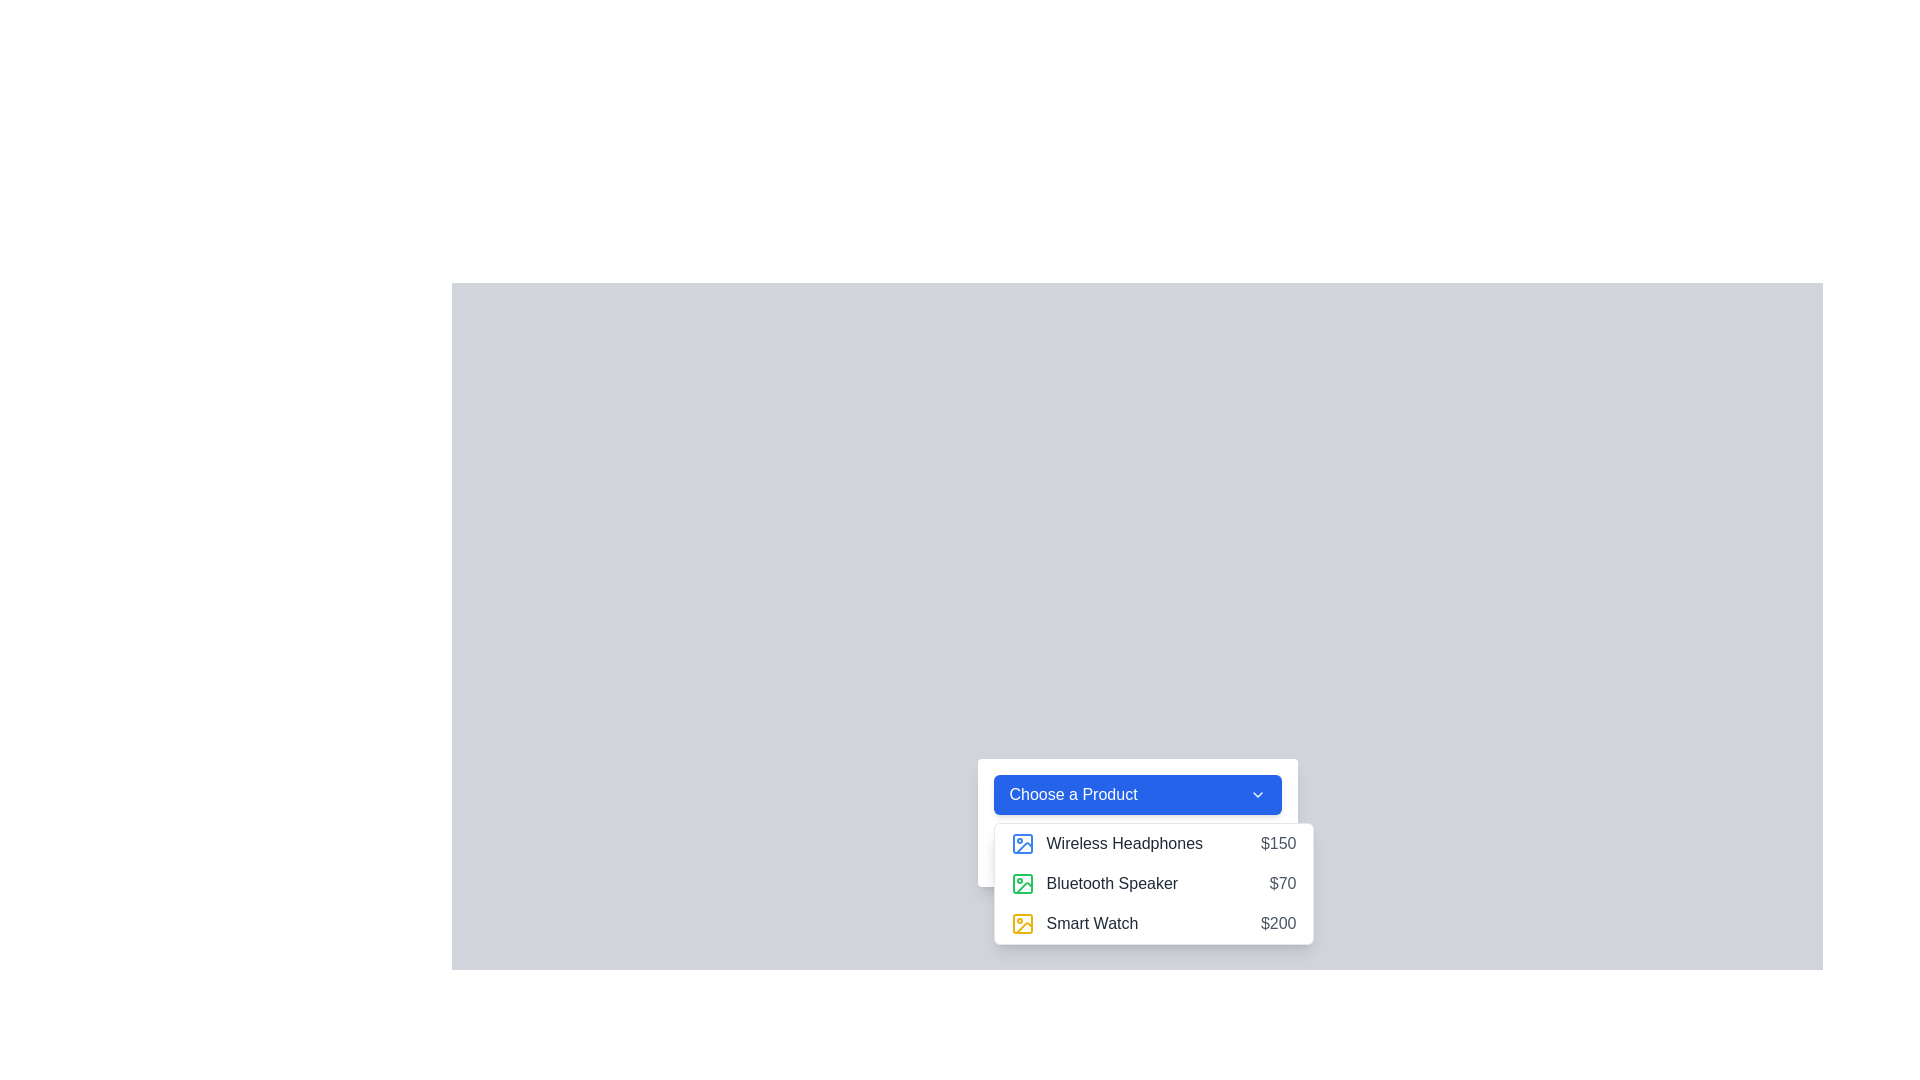 This screenshot has height=1080, width=1920. I want to click on the blue picture frame icon located to the left of 'Wireless Headphones' in the dropdown list, so click(1022, 844).